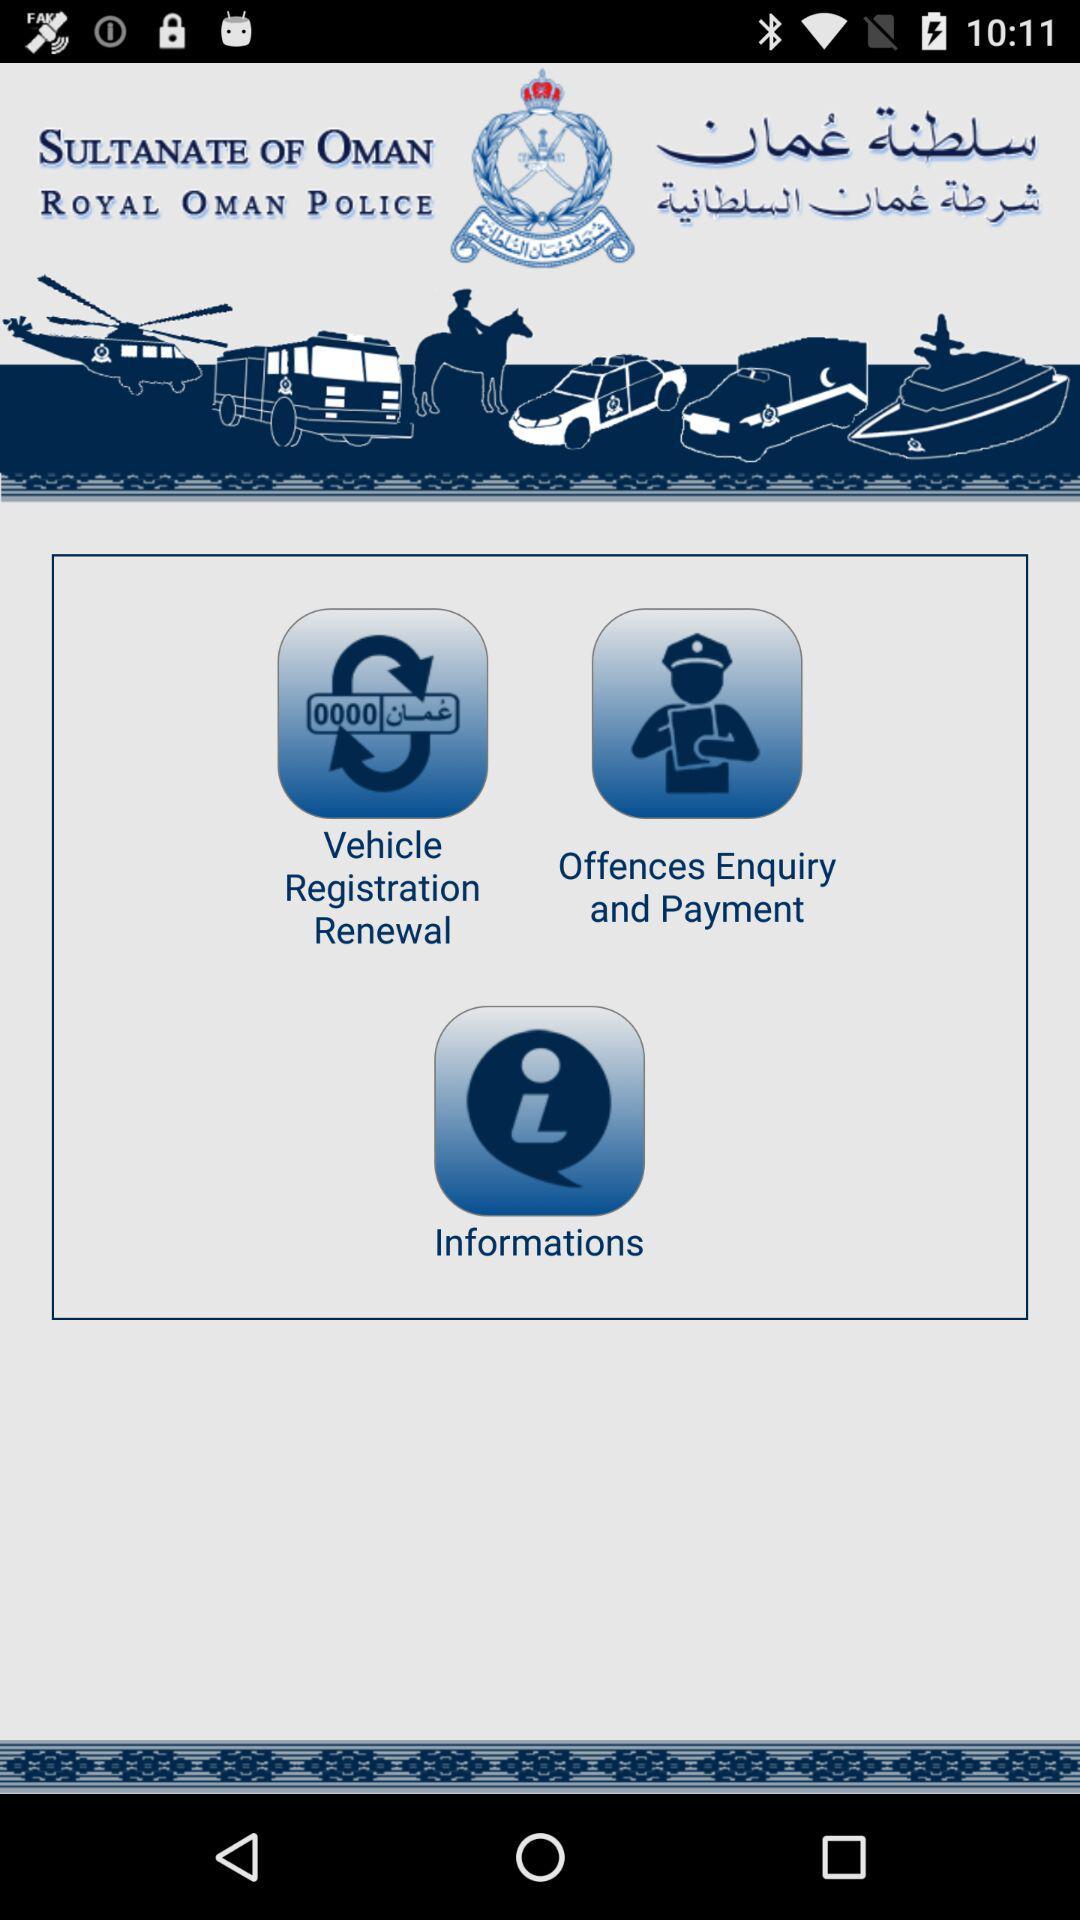 The image size is (1080, 1920). What do you see at coordinates (696, 762) in the screenshot?
I see `the avatar icon` at bounding box center [696, 762].